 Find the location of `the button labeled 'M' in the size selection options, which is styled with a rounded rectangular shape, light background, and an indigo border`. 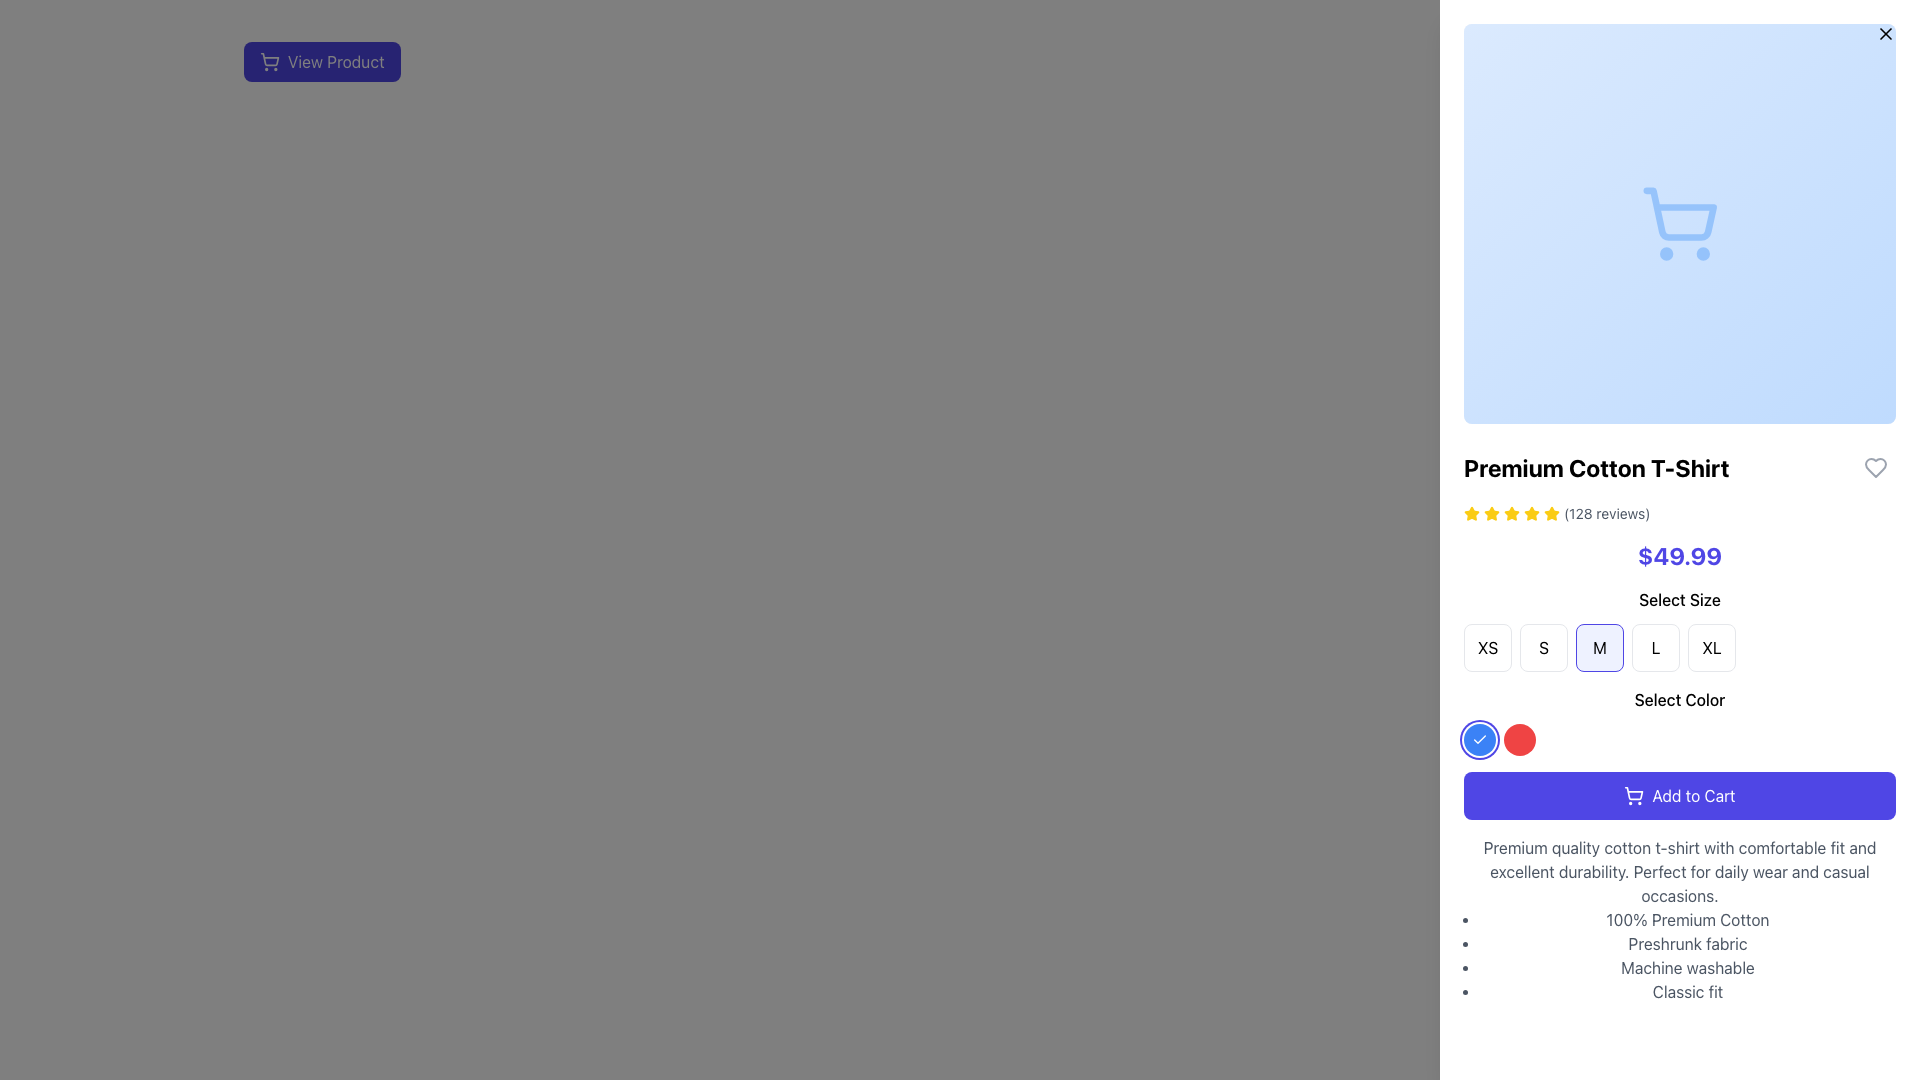

the button labeled 'M' in the size selection options, which is styled with a rounded rectangular shape, light background, and an indigo border is located at coordinates (1598, 648).